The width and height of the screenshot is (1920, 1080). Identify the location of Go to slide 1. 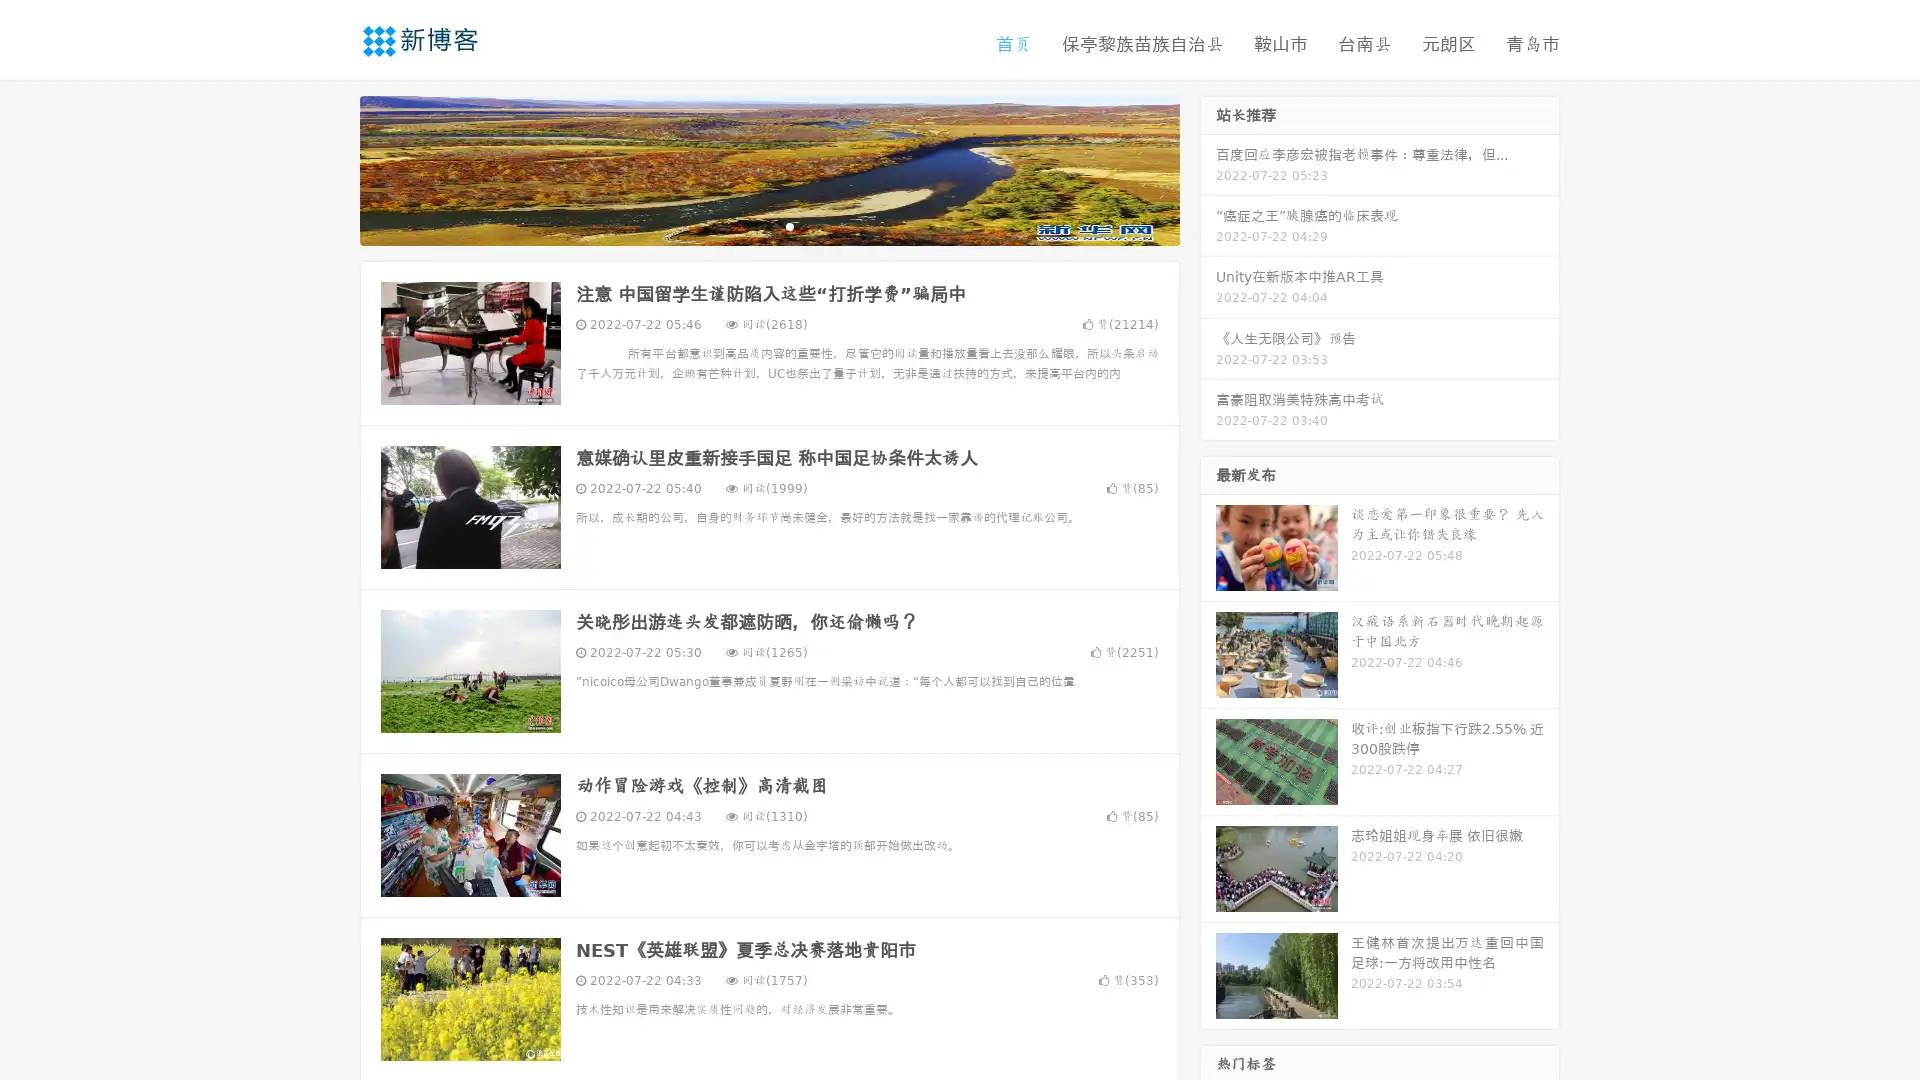
(748, 225).